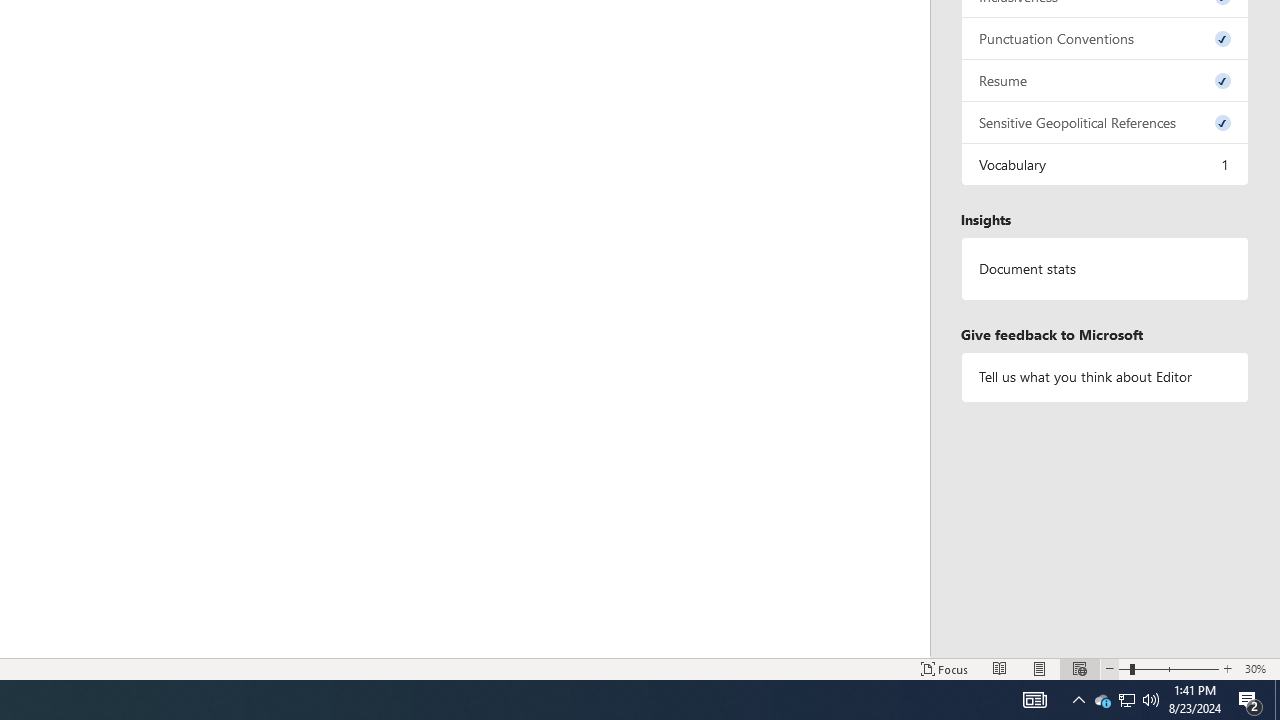  I want to click on 'Zoom 30%', so click(1257, 669).